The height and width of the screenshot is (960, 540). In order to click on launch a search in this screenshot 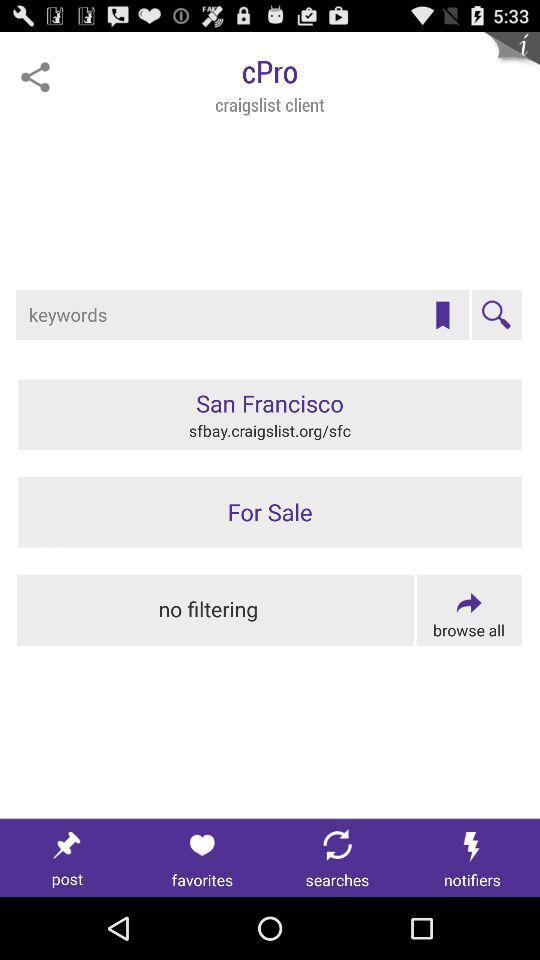, I will do `click(495, 315)`.